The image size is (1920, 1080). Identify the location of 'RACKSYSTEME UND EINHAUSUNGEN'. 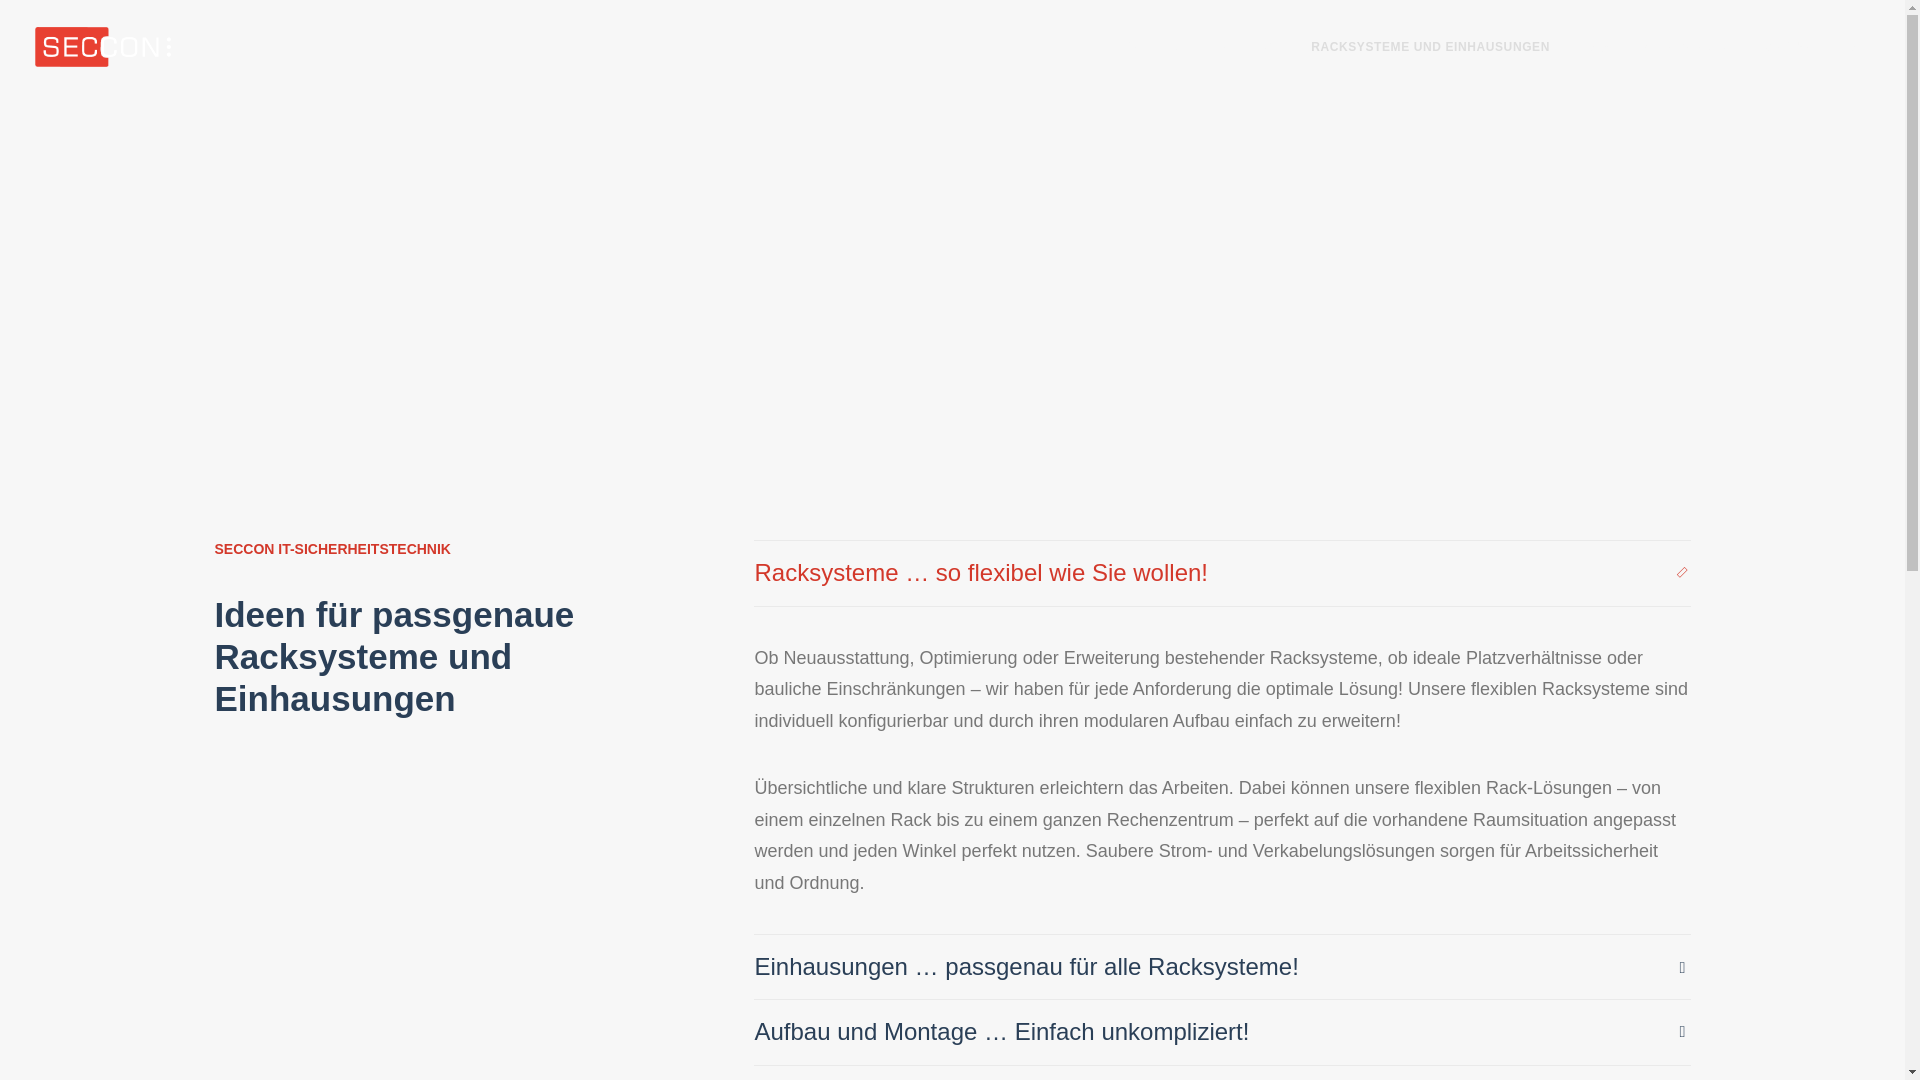
(1429, 45).